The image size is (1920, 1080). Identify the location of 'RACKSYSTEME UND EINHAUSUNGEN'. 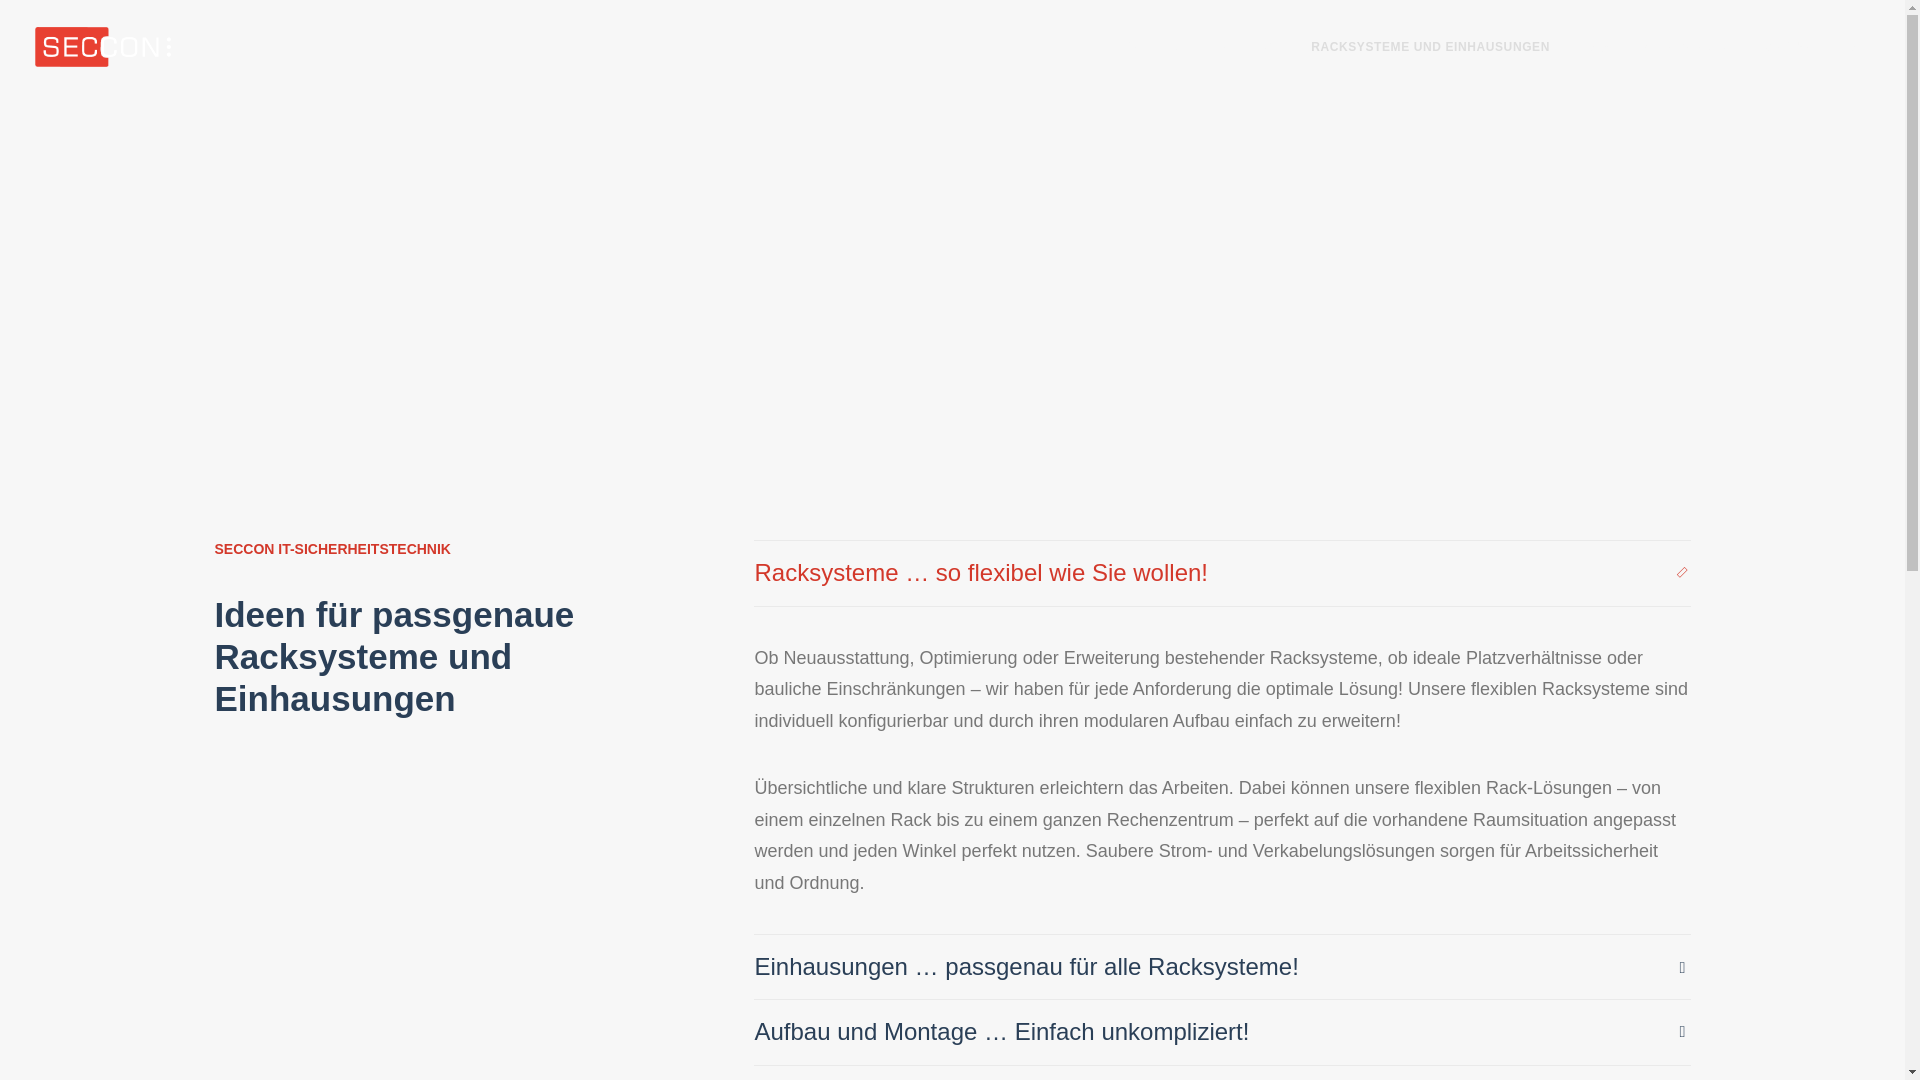
(1429, 45).